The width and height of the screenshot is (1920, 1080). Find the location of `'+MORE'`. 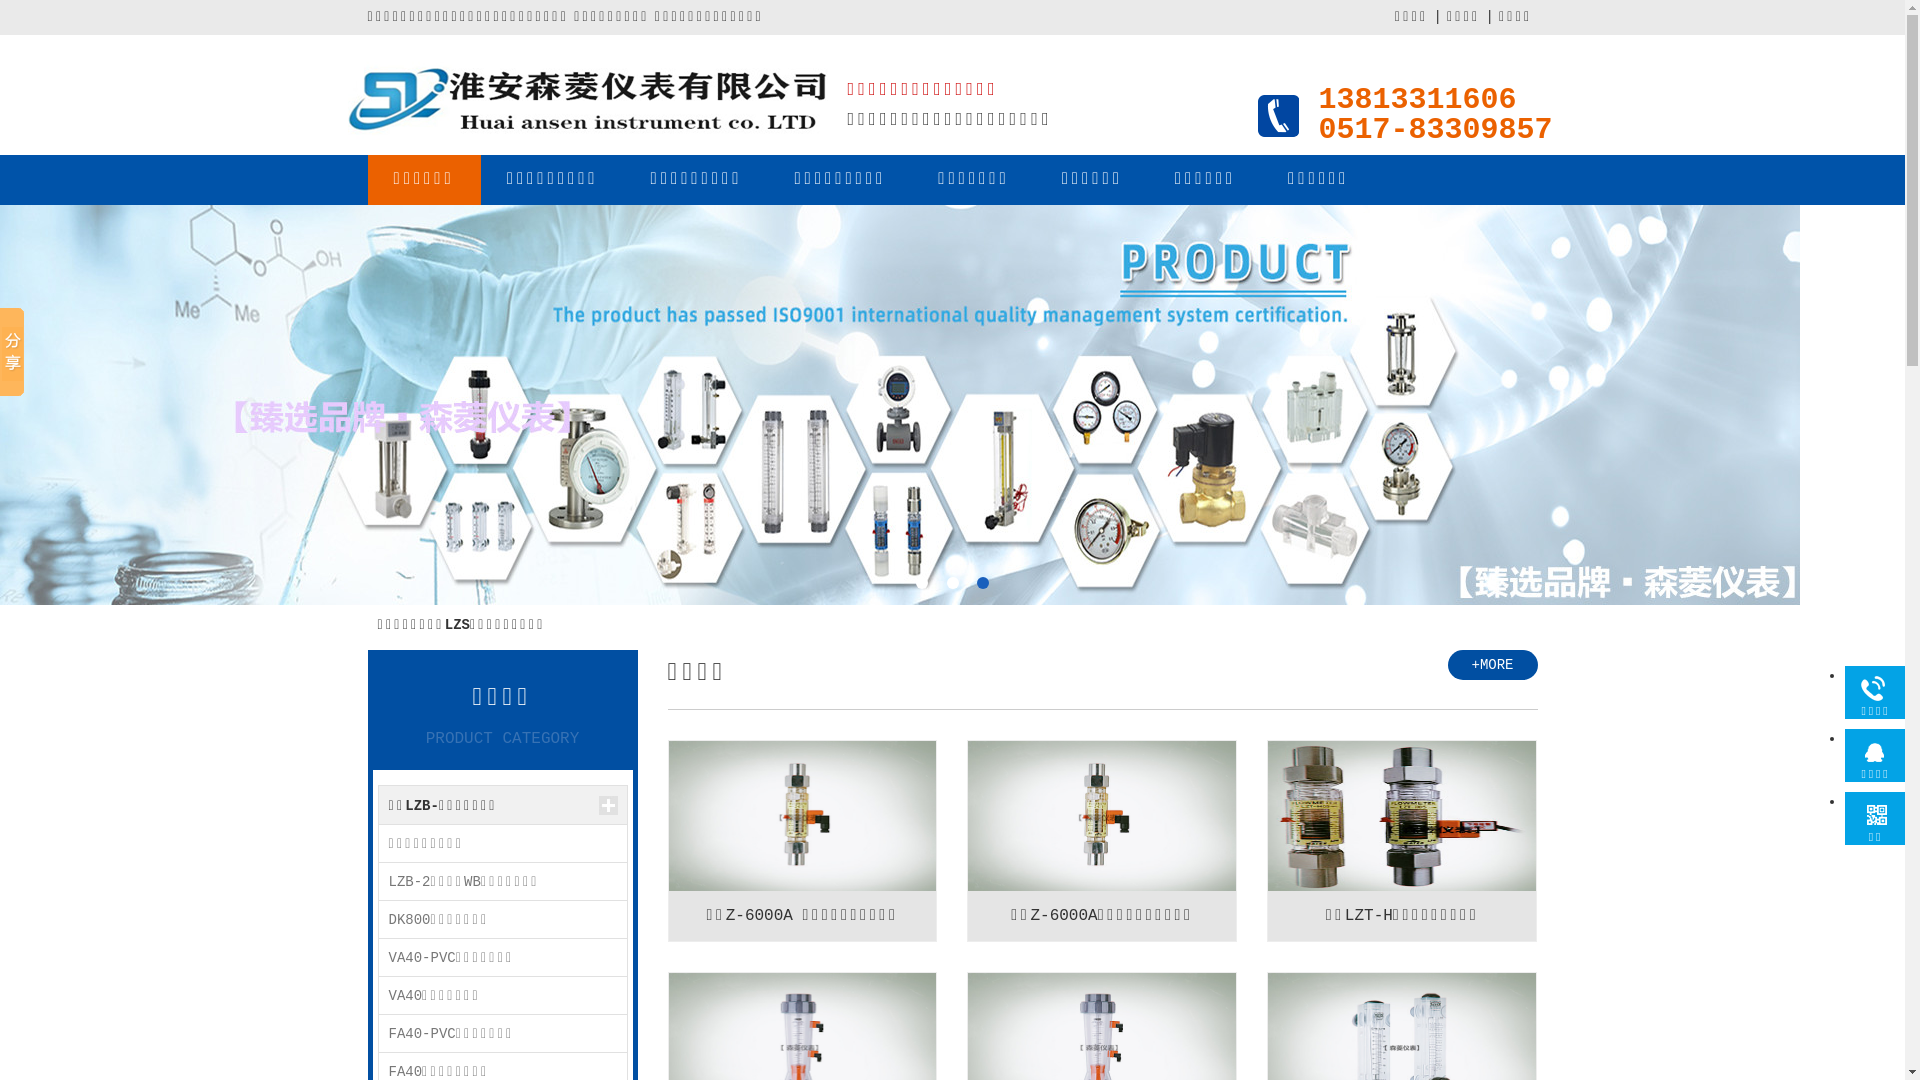

'+MORE' is located at coordinates (1492, 664).